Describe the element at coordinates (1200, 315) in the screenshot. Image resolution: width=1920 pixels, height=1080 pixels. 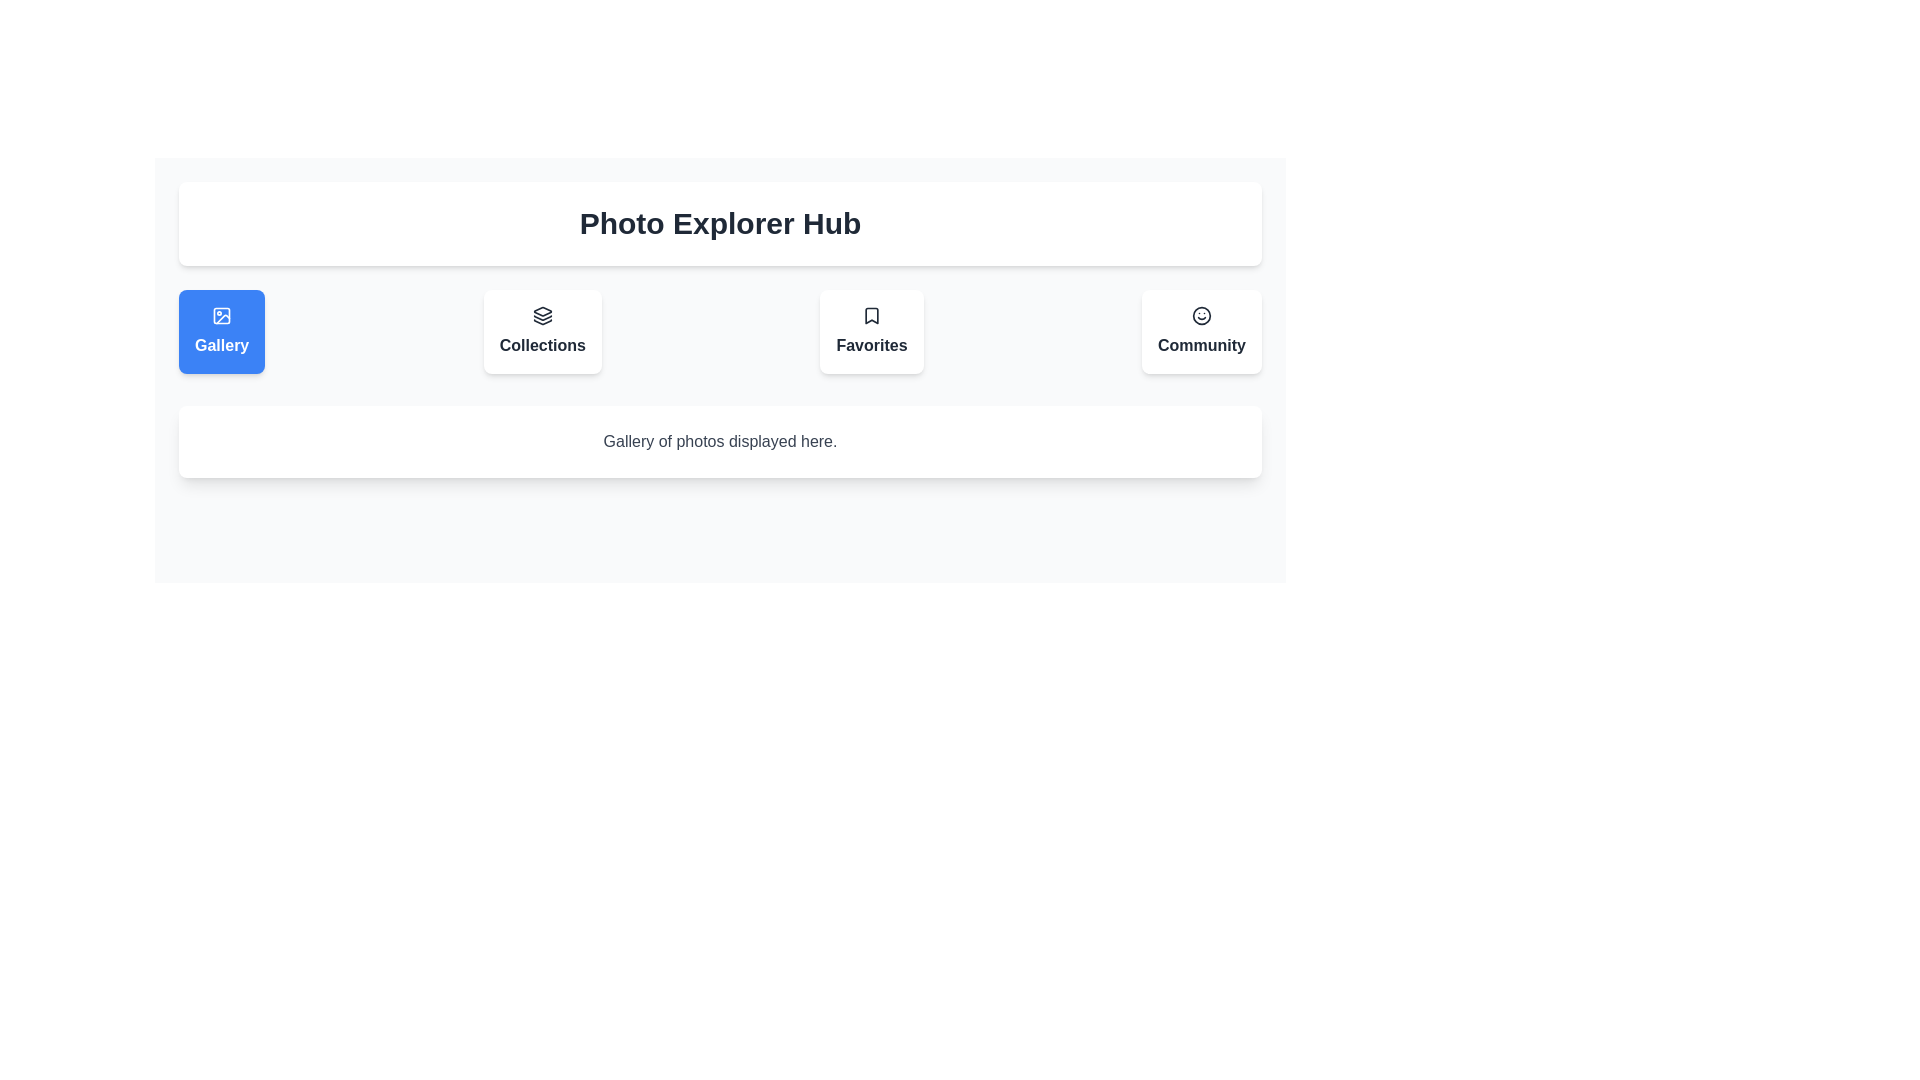
I see `the small circular smiley face icon located at the top center of the 'Community' button` at that location.